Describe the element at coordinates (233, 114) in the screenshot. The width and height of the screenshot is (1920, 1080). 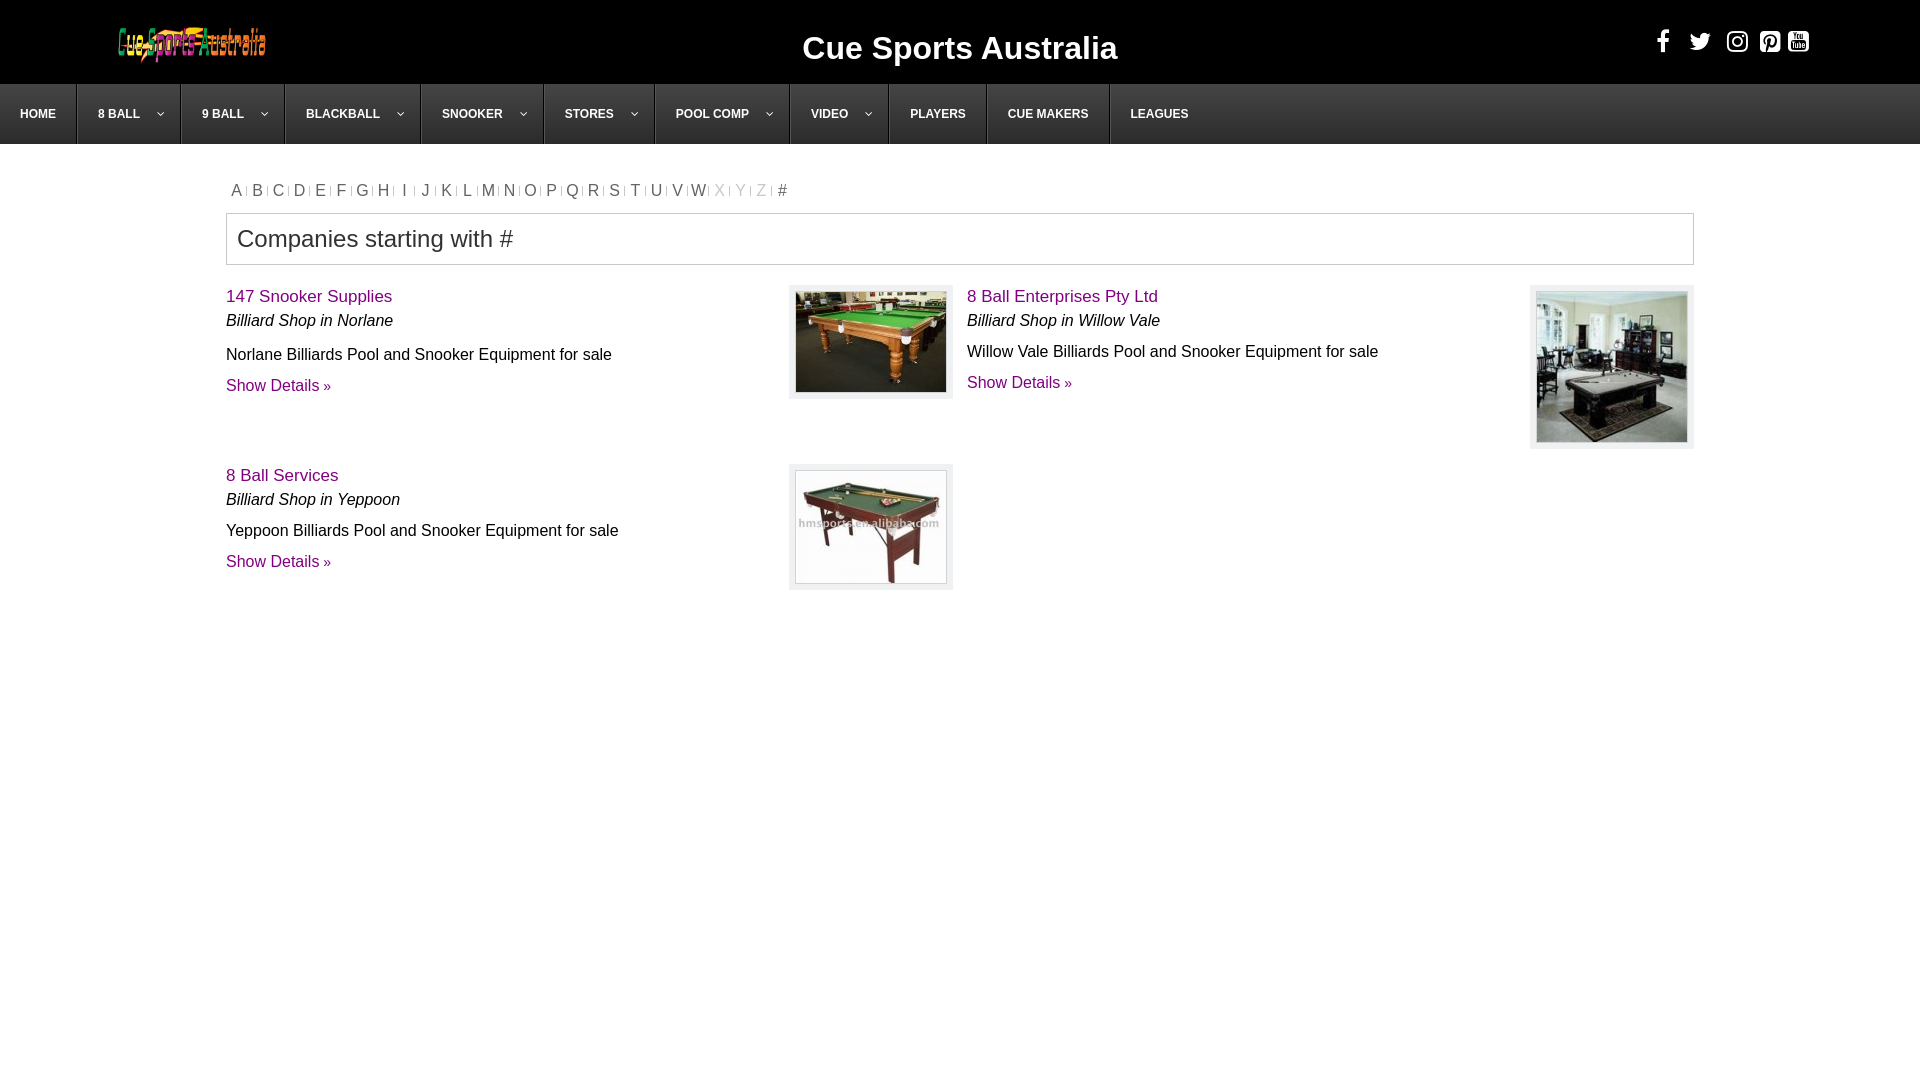
I see `'9 BALL'` at that location.